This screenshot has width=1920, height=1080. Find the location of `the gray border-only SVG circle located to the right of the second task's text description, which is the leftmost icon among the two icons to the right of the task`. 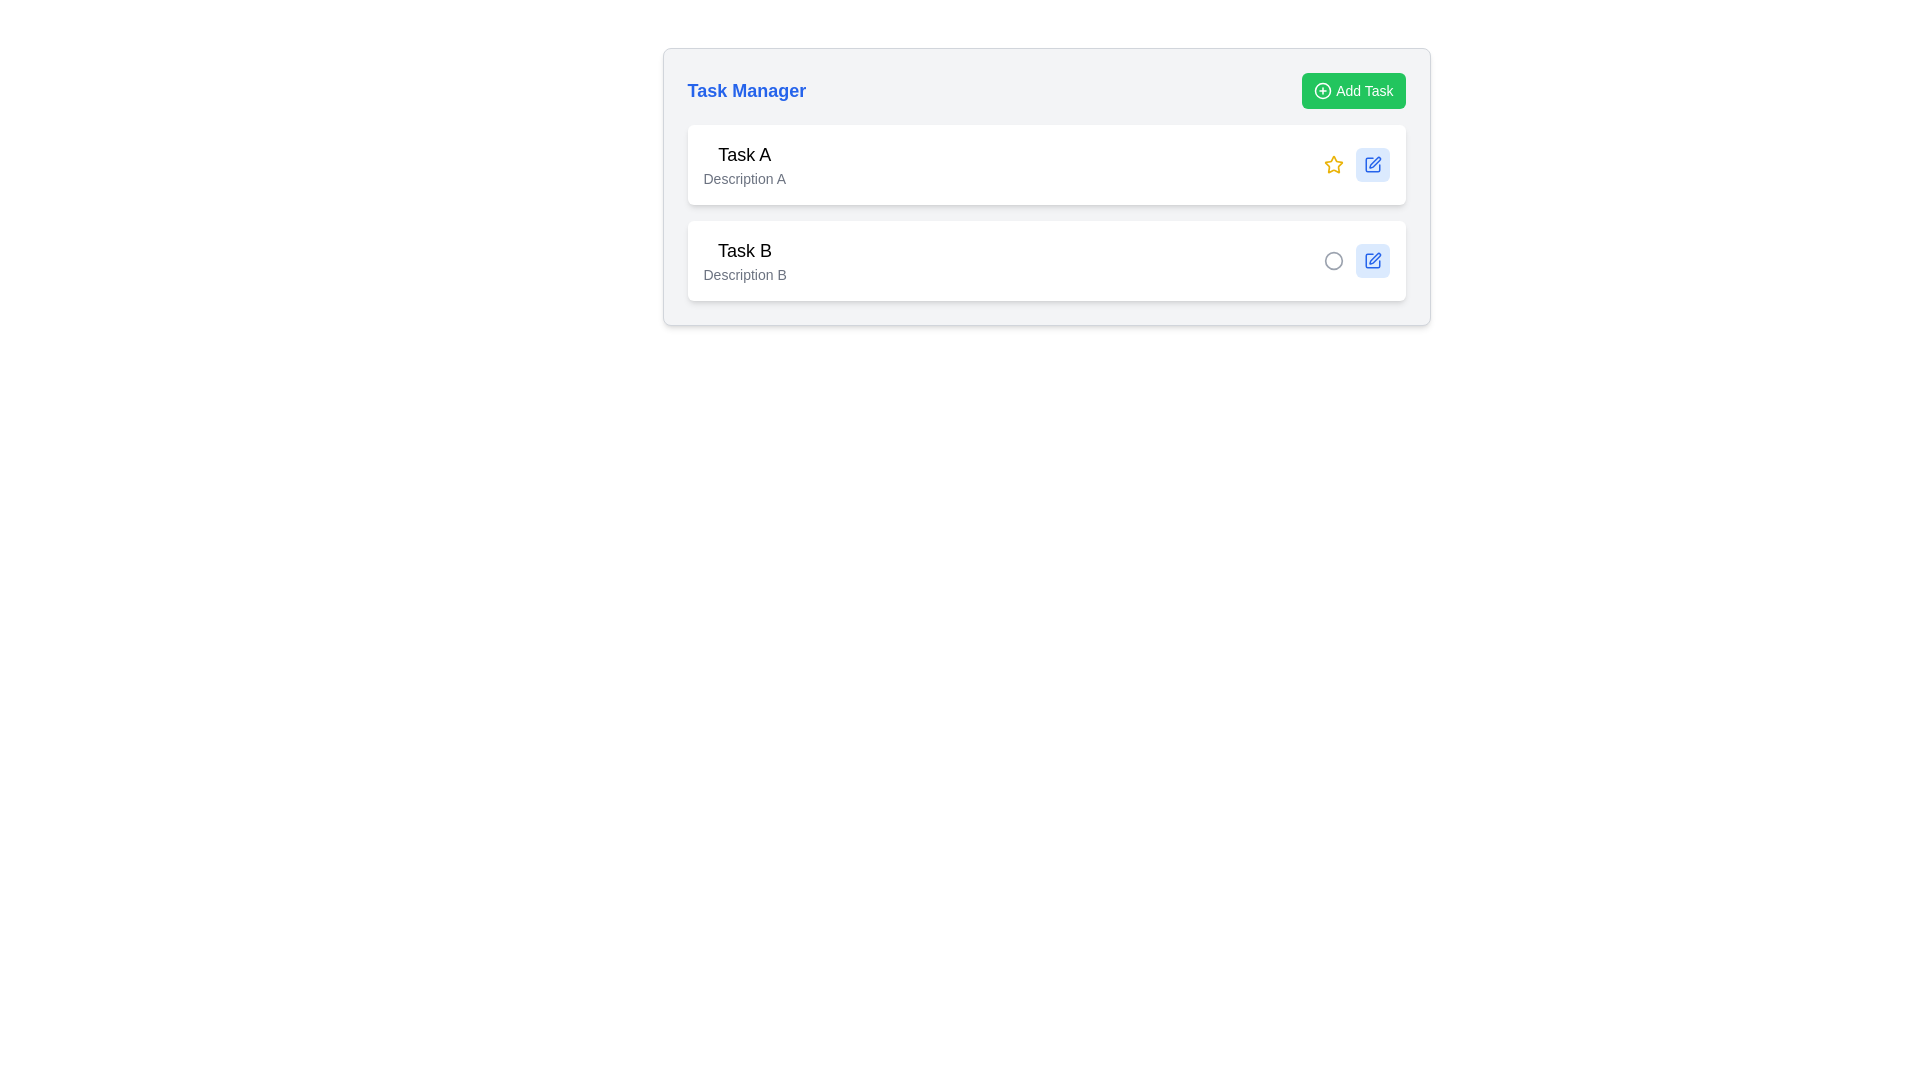

the gray border-only SVG circle located to the right of the second task's text description, which is the leftmost icon among the two icons to the right of the task is located at coordinates (1333, 260).